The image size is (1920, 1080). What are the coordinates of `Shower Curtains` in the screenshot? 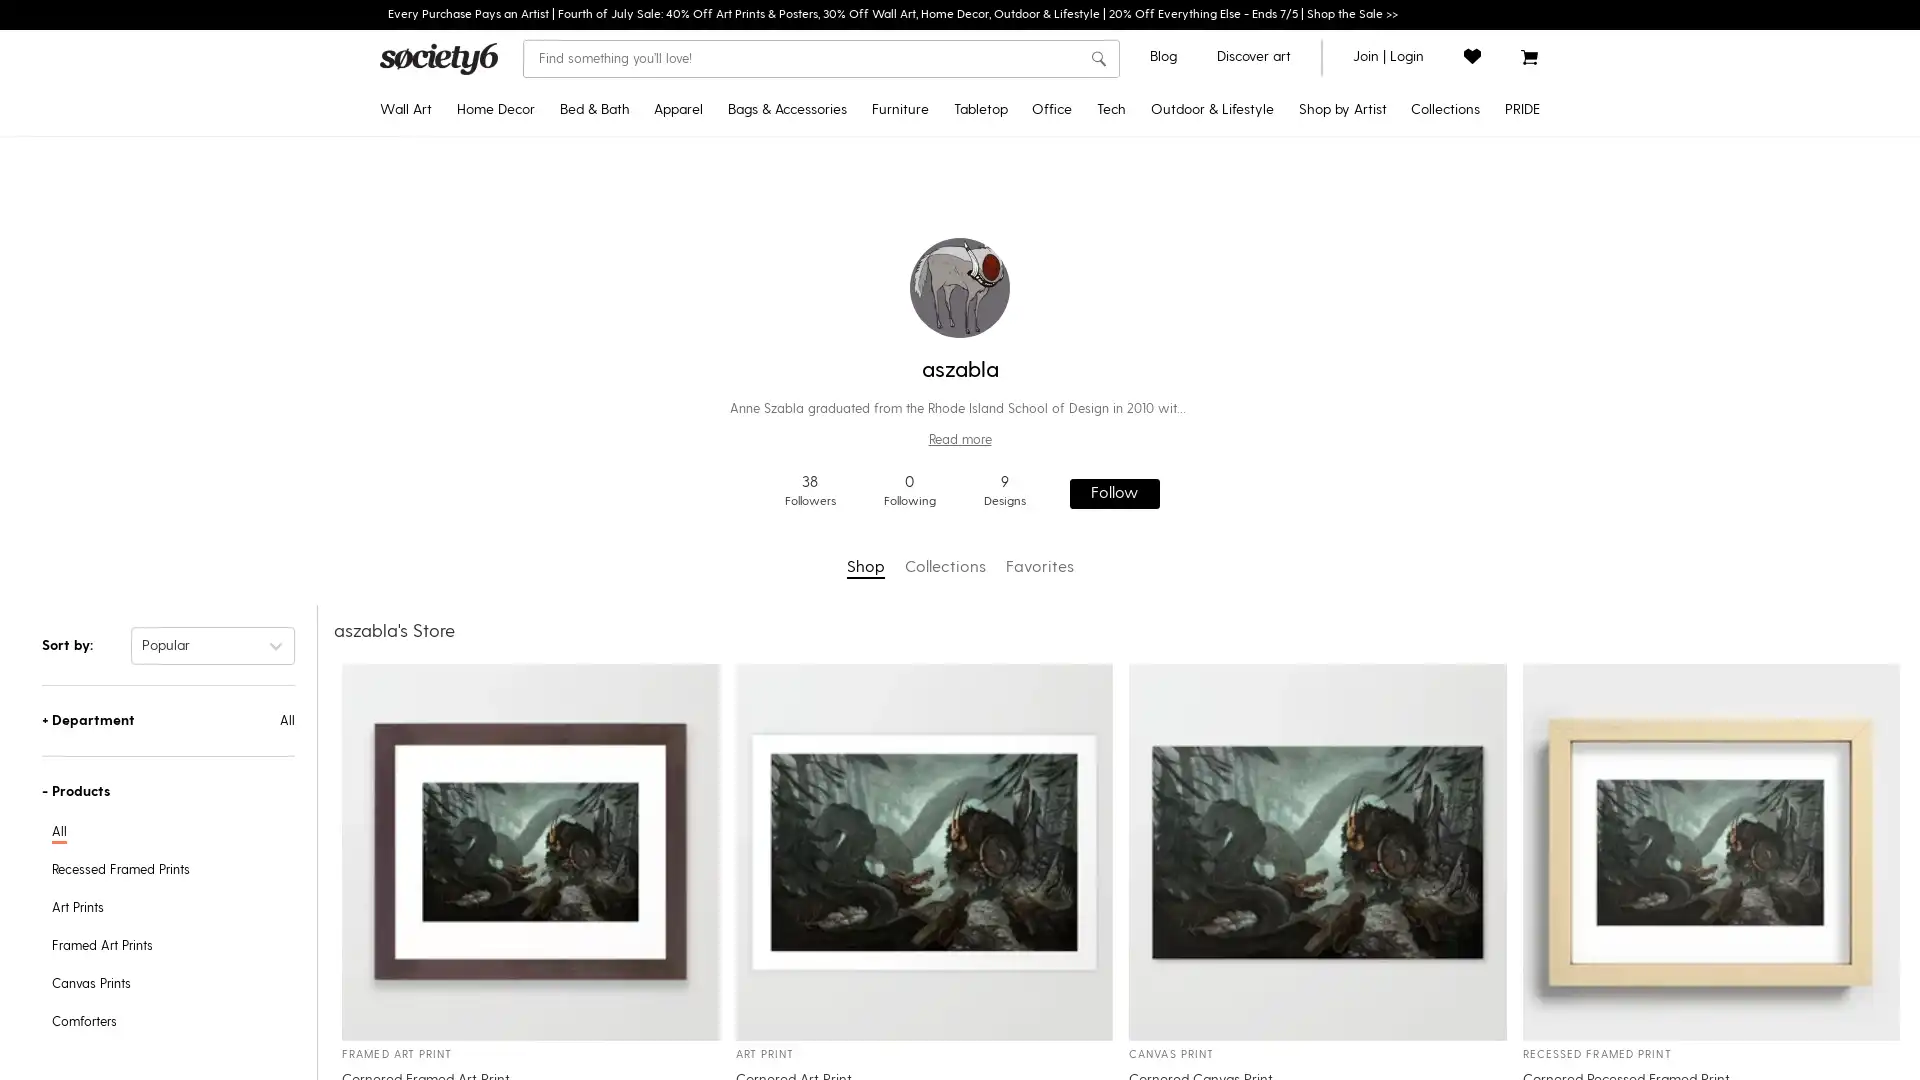 It's located at (637, 256).